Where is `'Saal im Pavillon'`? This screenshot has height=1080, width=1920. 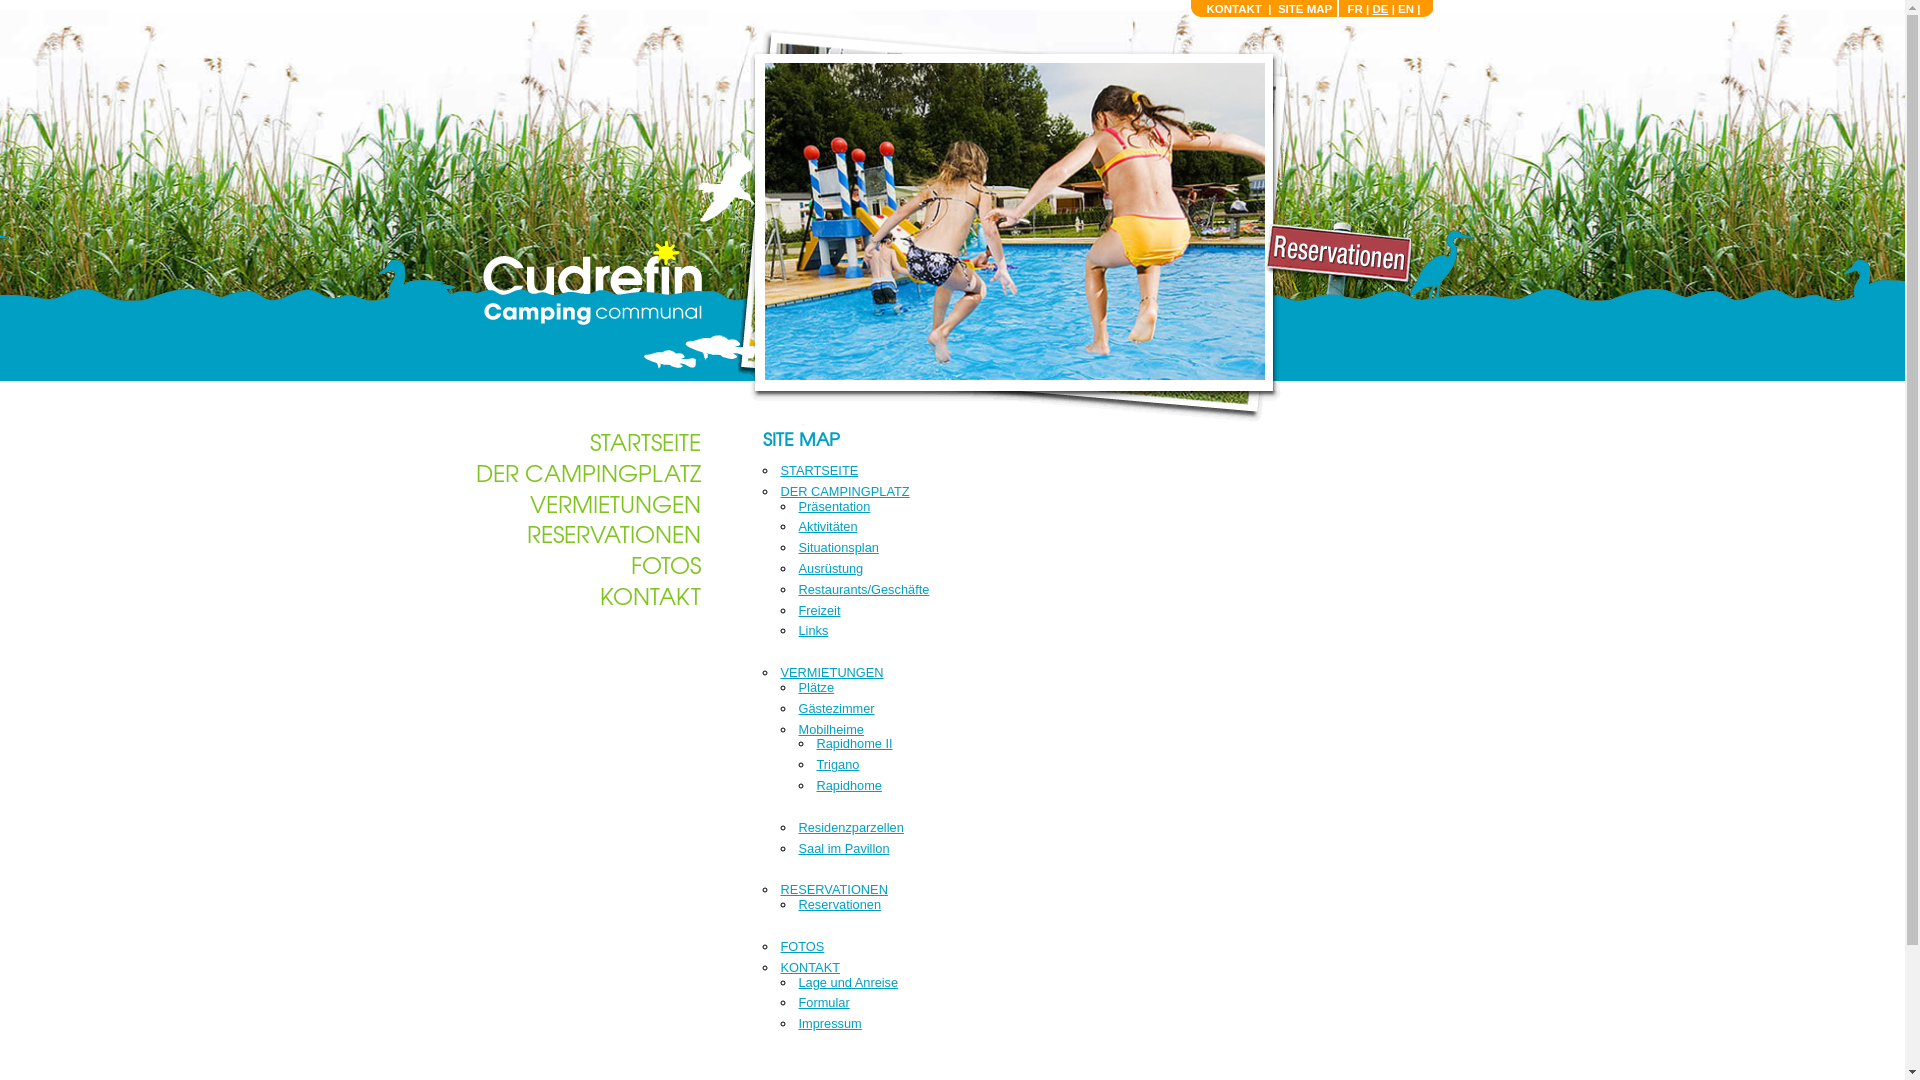
'Saal im Pavillon' is located at coordinates (796, 848).